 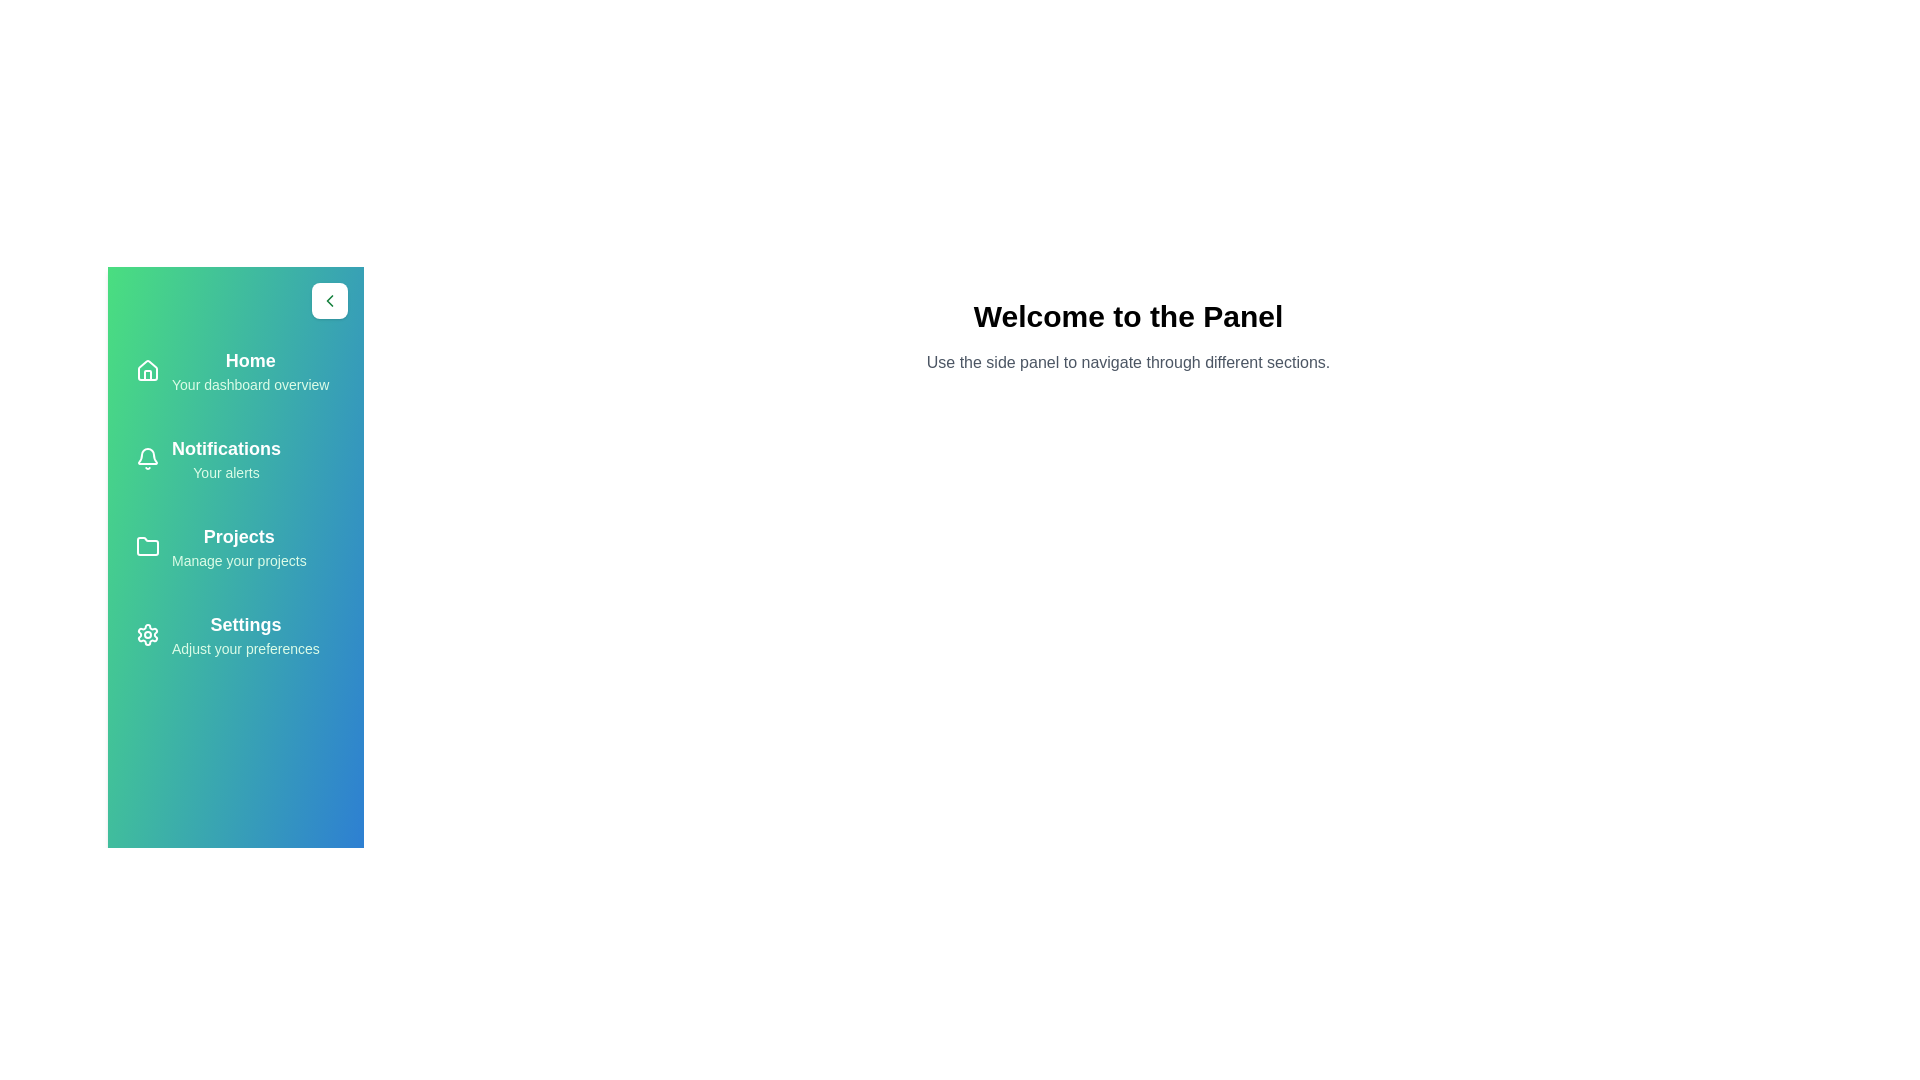 I want to click on the tab Notifications from the side panel, so click(x=235, y=459).